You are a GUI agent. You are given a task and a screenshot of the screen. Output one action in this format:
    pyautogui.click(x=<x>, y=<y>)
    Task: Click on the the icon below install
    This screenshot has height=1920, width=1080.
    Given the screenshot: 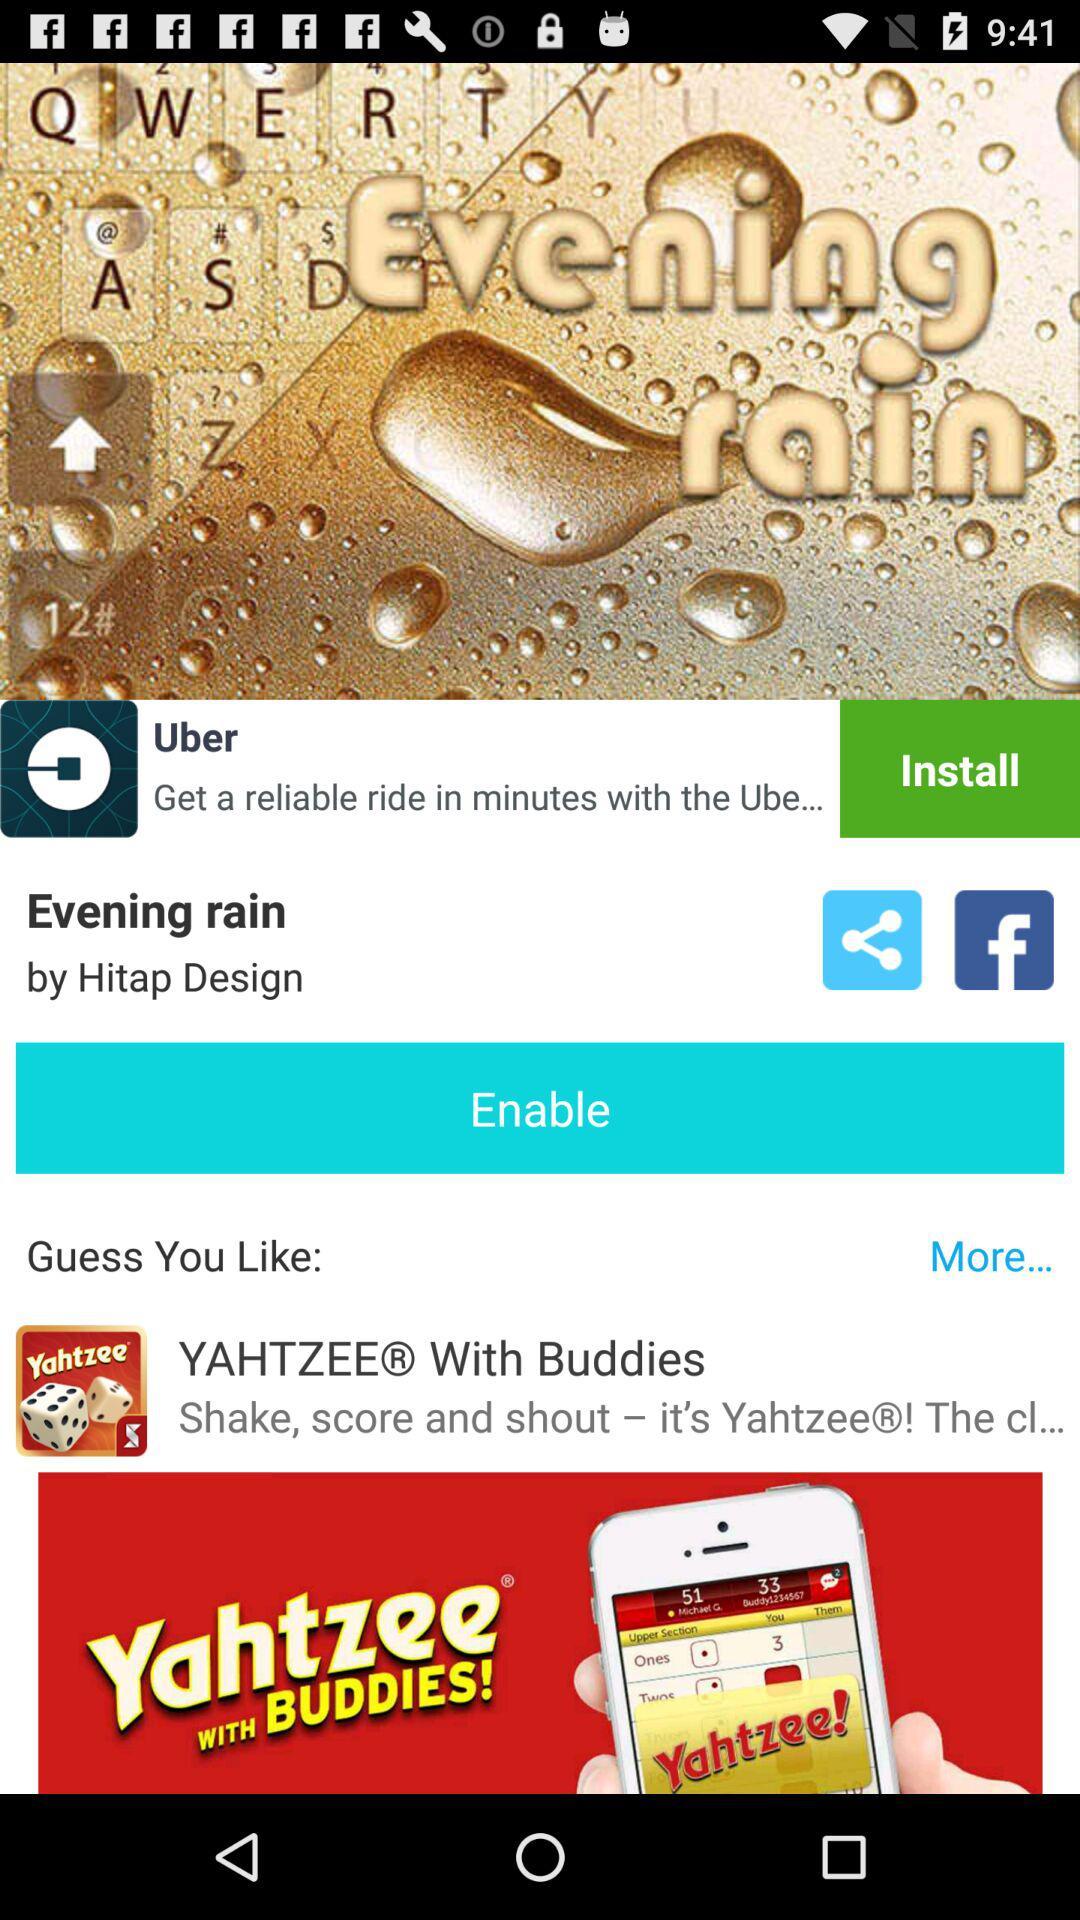 What is the action you would take?
    pyautogui.click(x=871, y=939)
    